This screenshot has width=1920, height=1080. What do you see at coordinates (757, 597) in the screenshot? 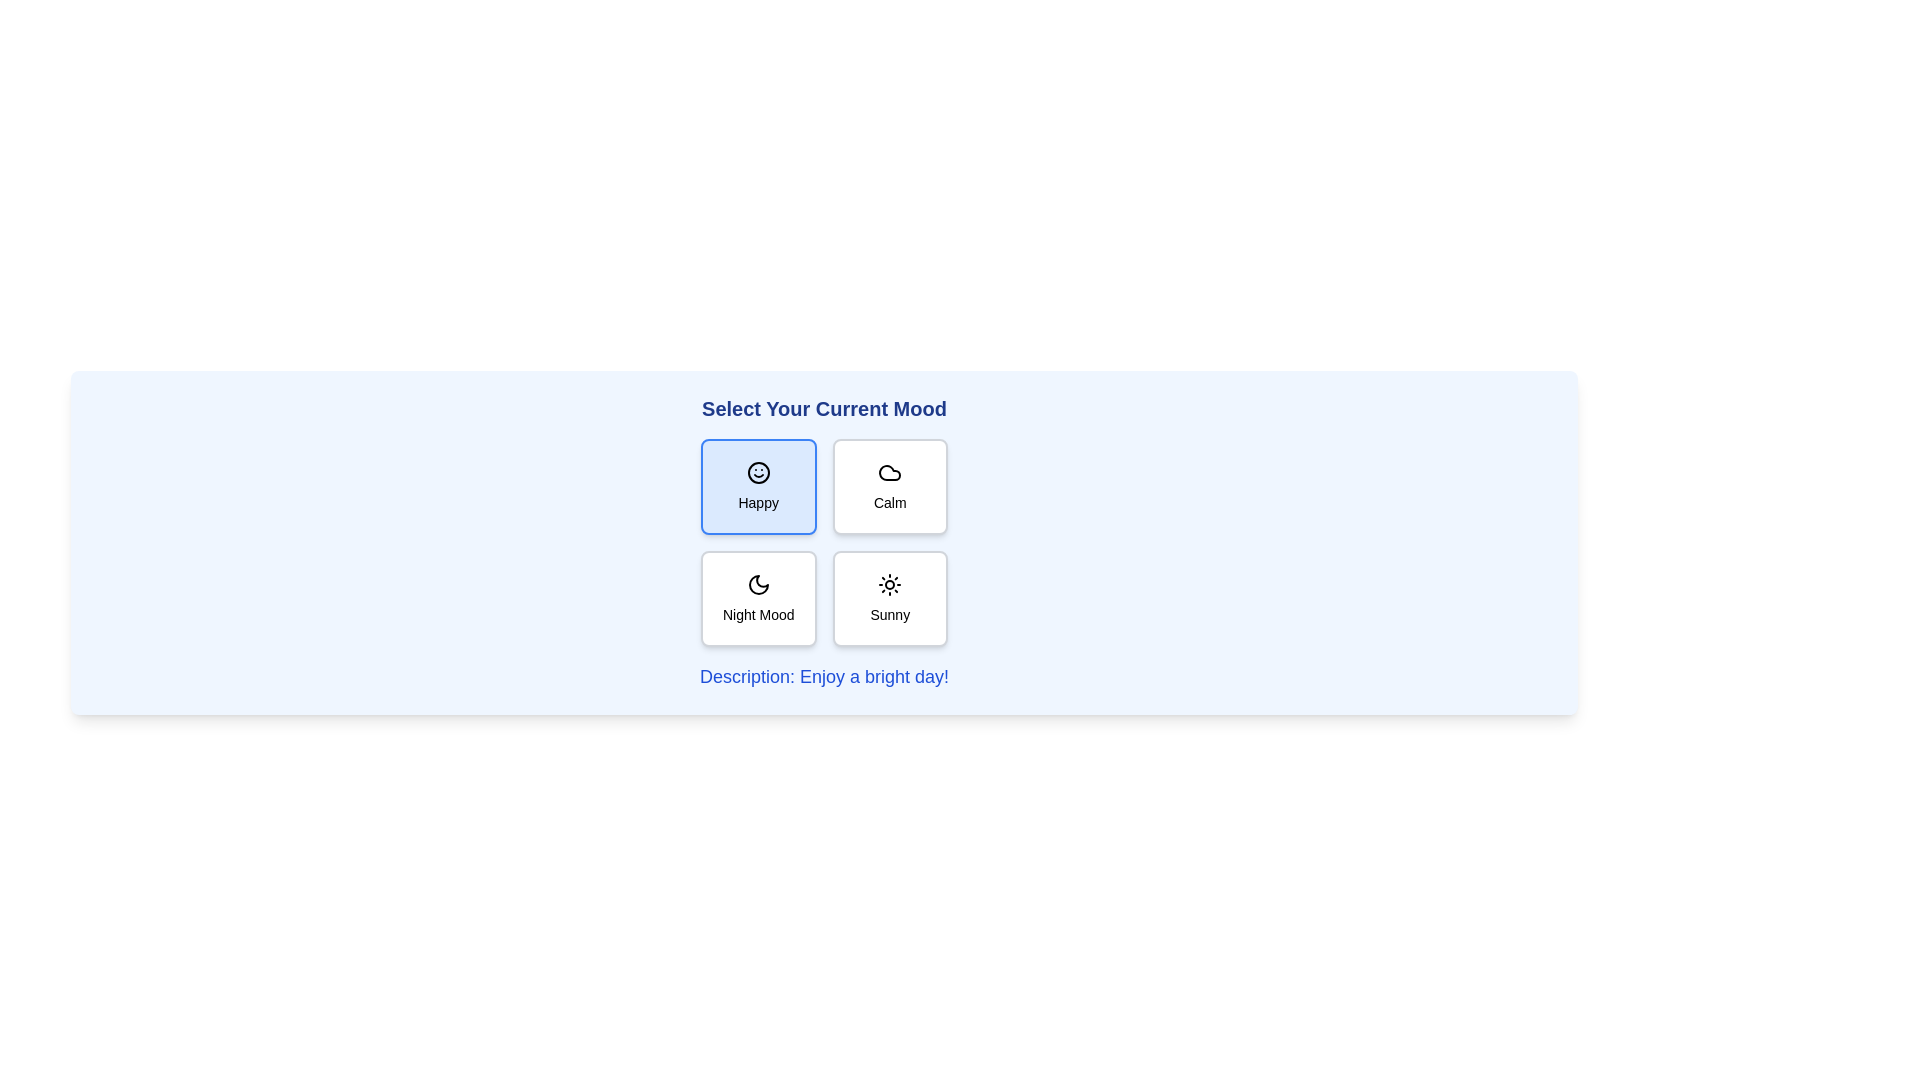
I see `the mood Night Mood by clicking its corresponding button` at bounding box center [757, 597].